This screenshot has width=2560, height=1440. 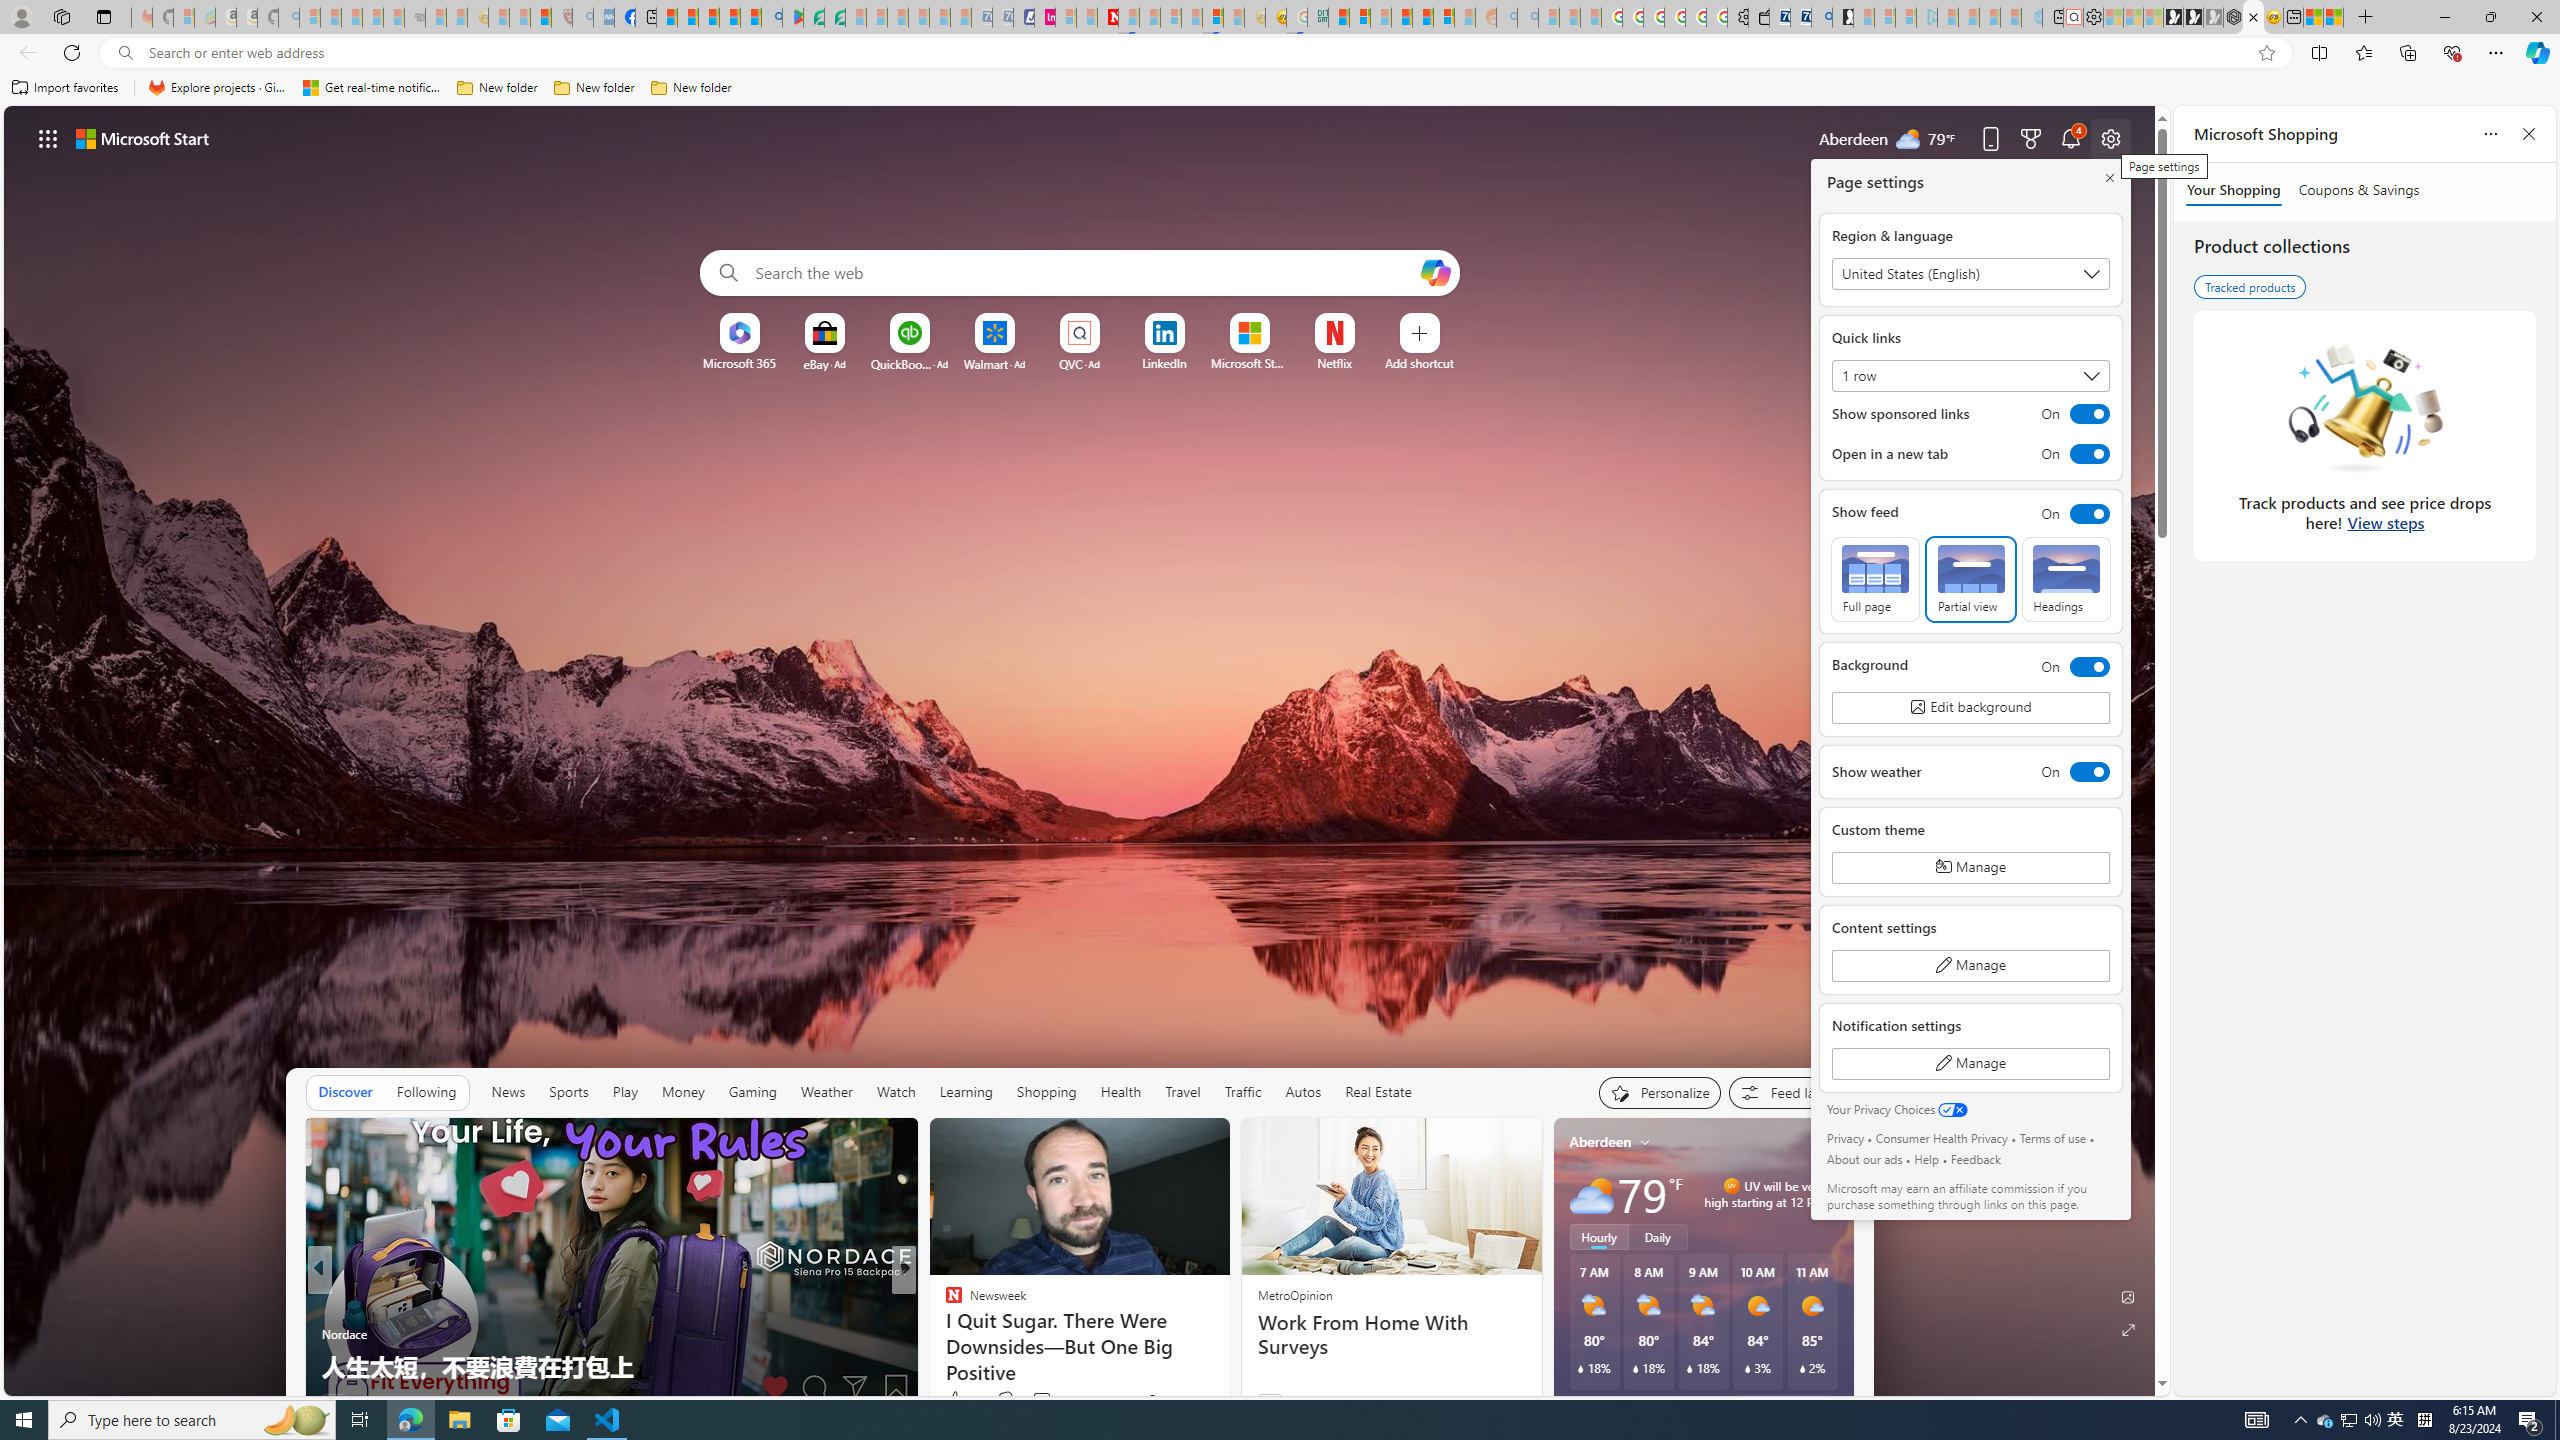 What do you see at coordinates (690, 87) in the screenshot?
I see `'New folder'` at bounding box center [690, 87].